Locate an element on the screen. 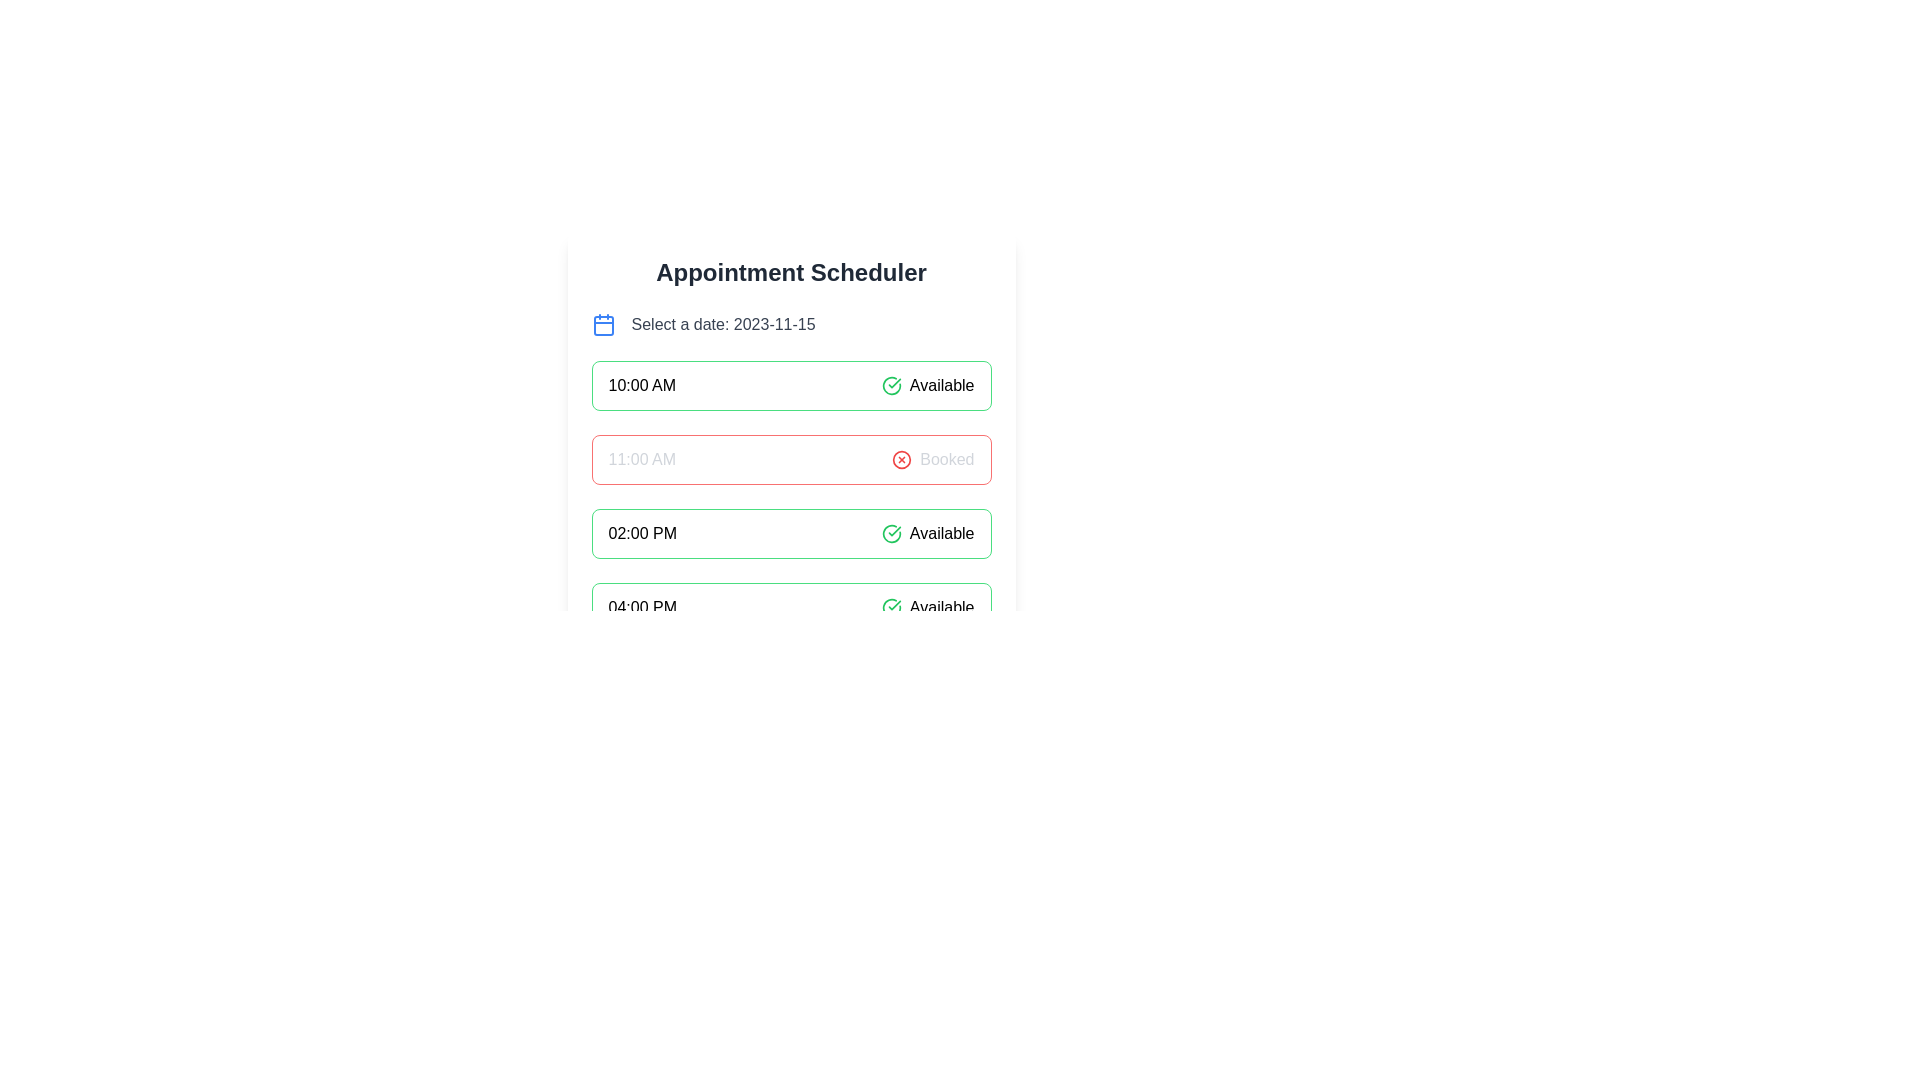  the outer circular boundary of the checkmark icon in the SVG graphic that indicates availability, positioned near the text '02:00 PM Available' is located at coordinates (890, 607).